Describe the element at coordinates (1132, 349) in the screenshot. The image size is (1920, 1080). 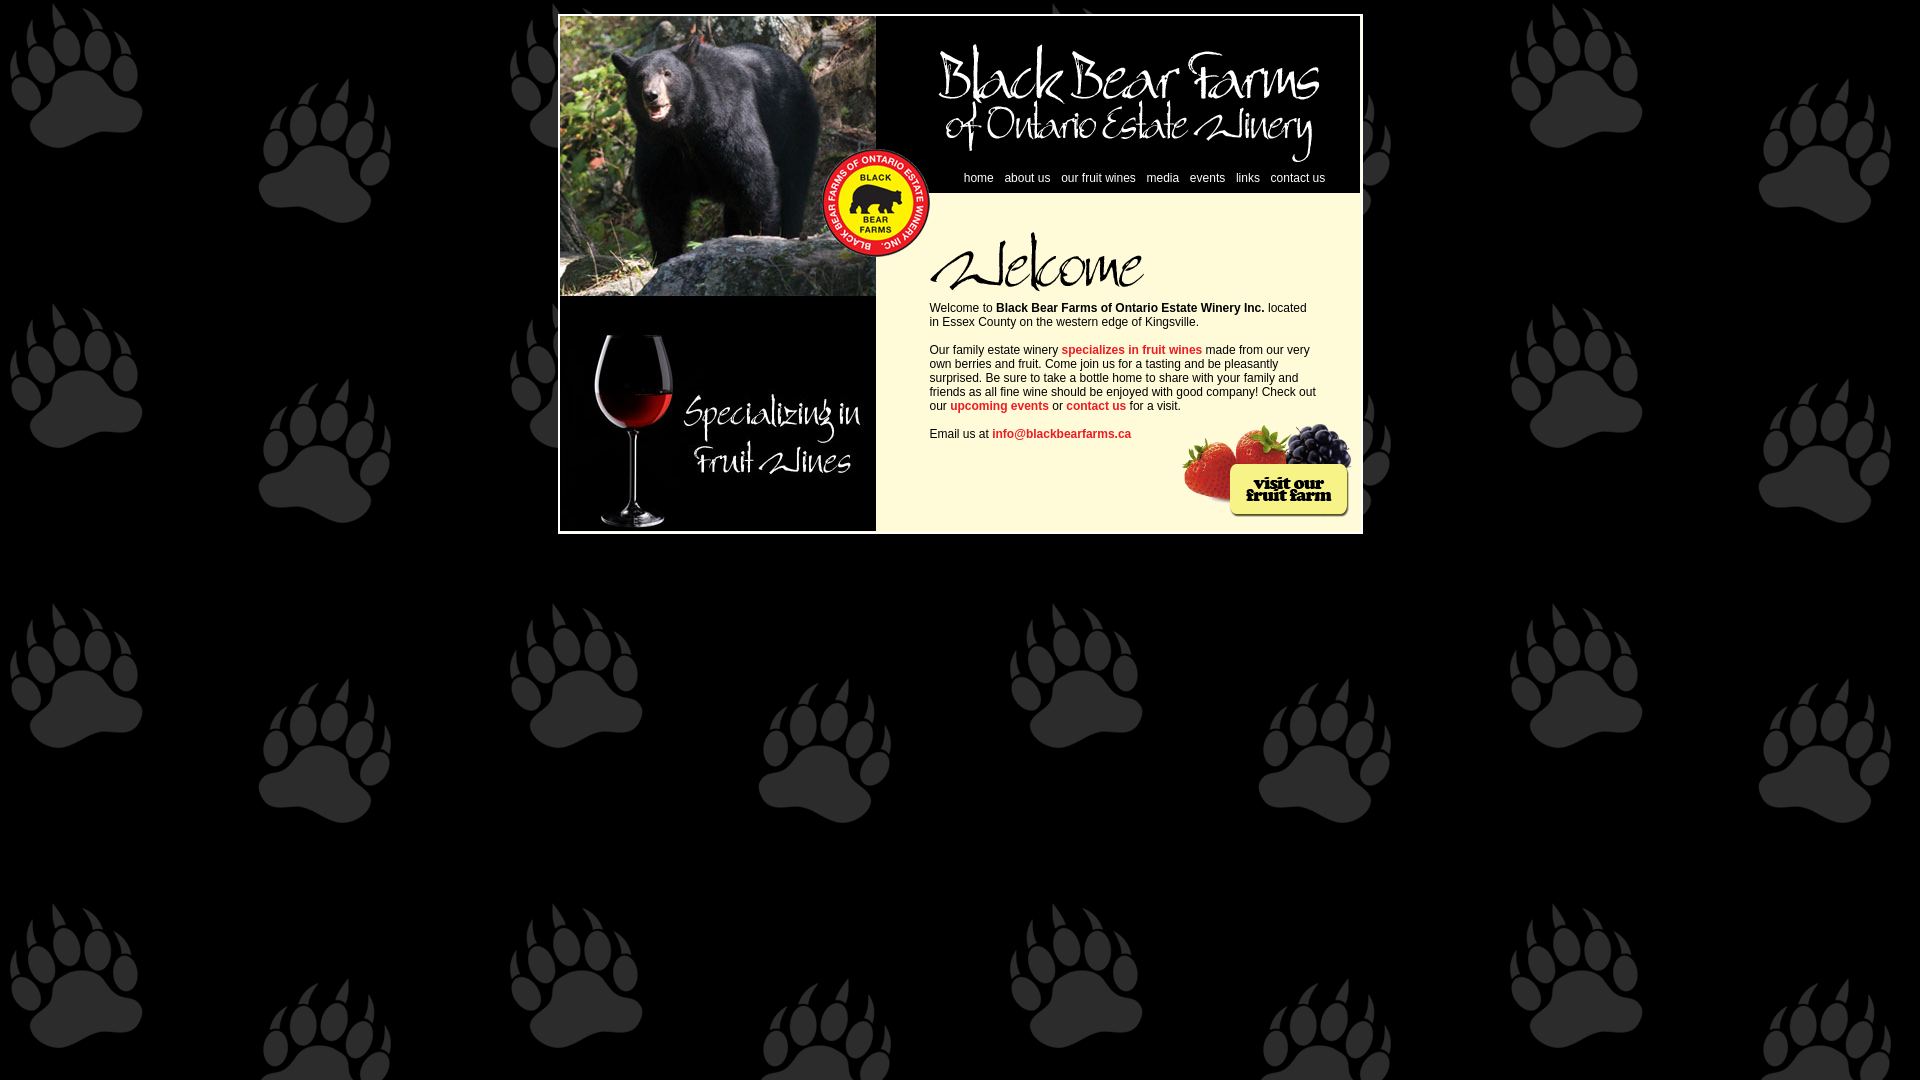
I see `'specializes in fruit wines'` at that location.